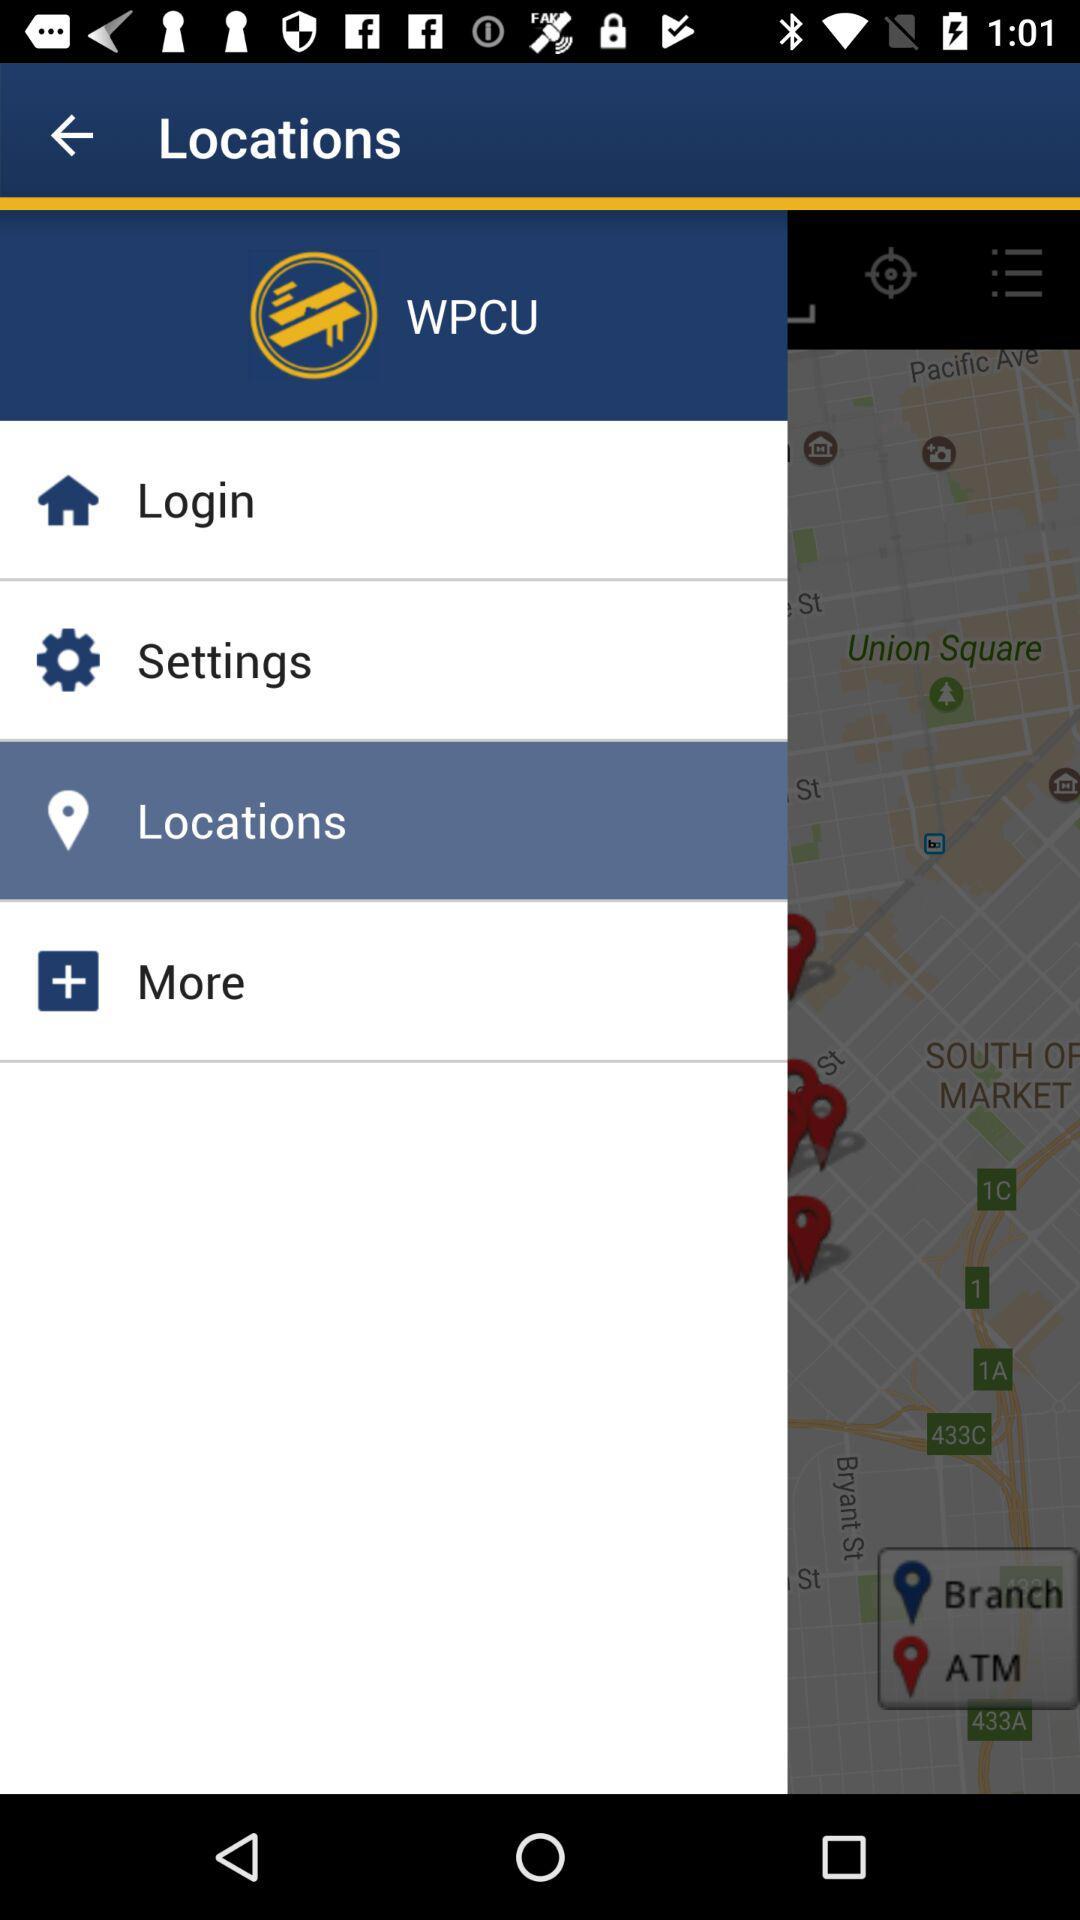  What do you see at coordinates (1017, 272) in the screenshot?
I see `the list icon` at bounding box center [1017, 272].